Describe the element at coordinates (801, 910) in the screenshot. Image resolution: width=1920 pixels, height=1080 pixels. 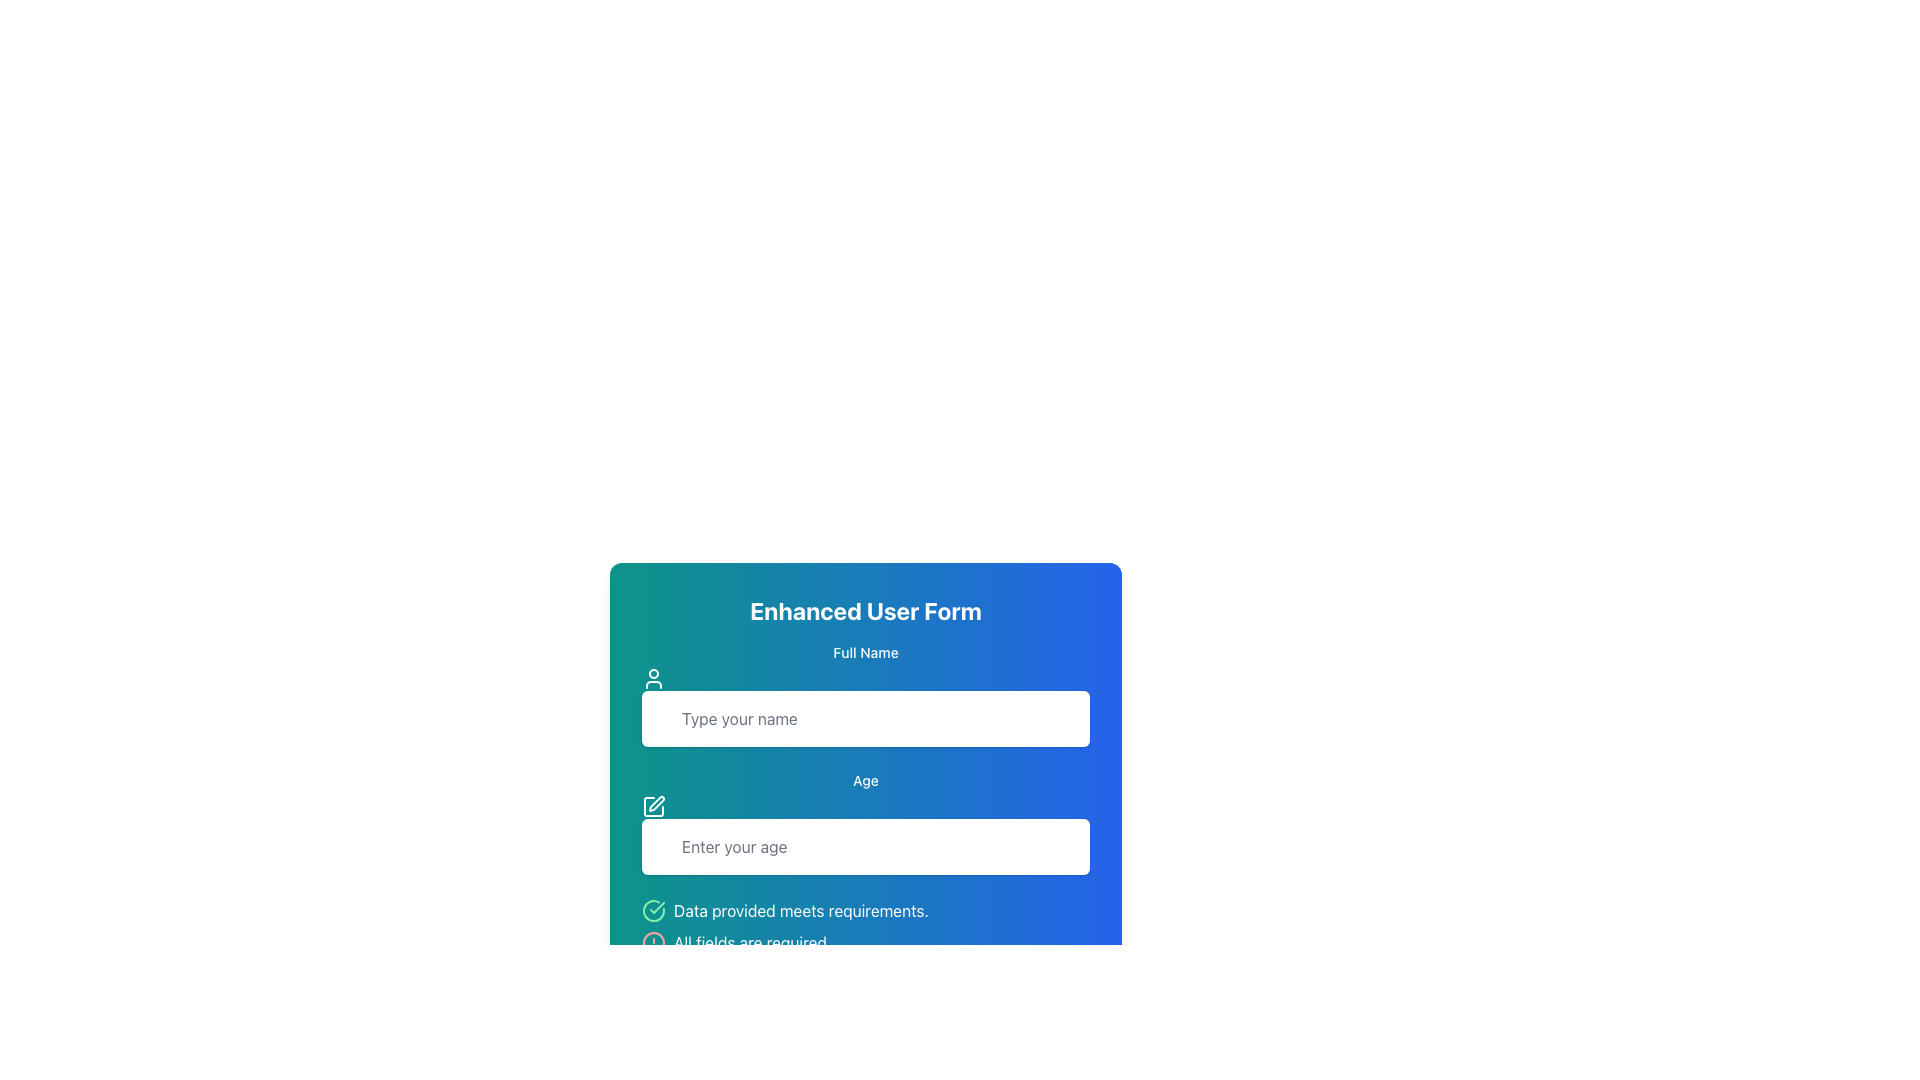
I see `the text label displaying 'Data provided meets requirements.' which is styled in white against a gradient blue-green background, located below the input fields for 'Full Name' and 'Age'` at that location.